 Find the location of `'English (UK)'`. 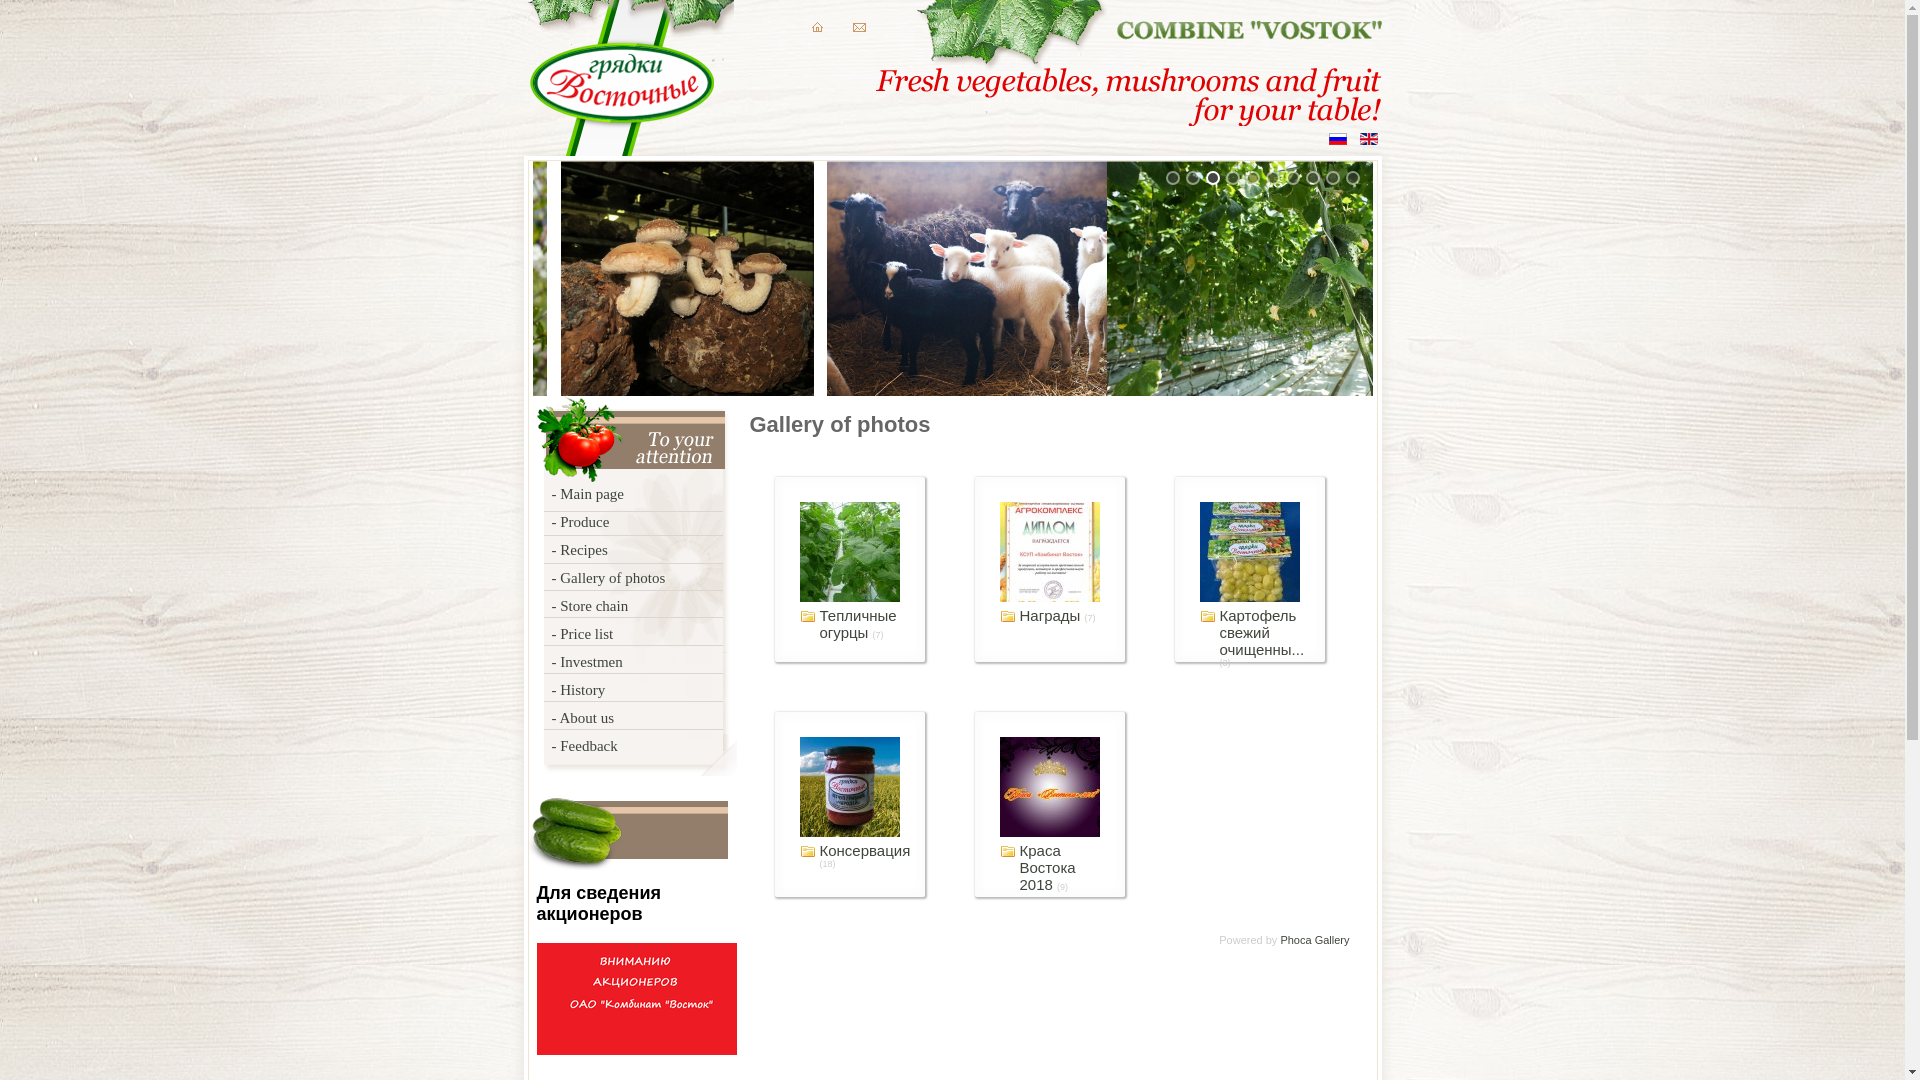

'English (UK)' is located at coordinates (1367, 137).